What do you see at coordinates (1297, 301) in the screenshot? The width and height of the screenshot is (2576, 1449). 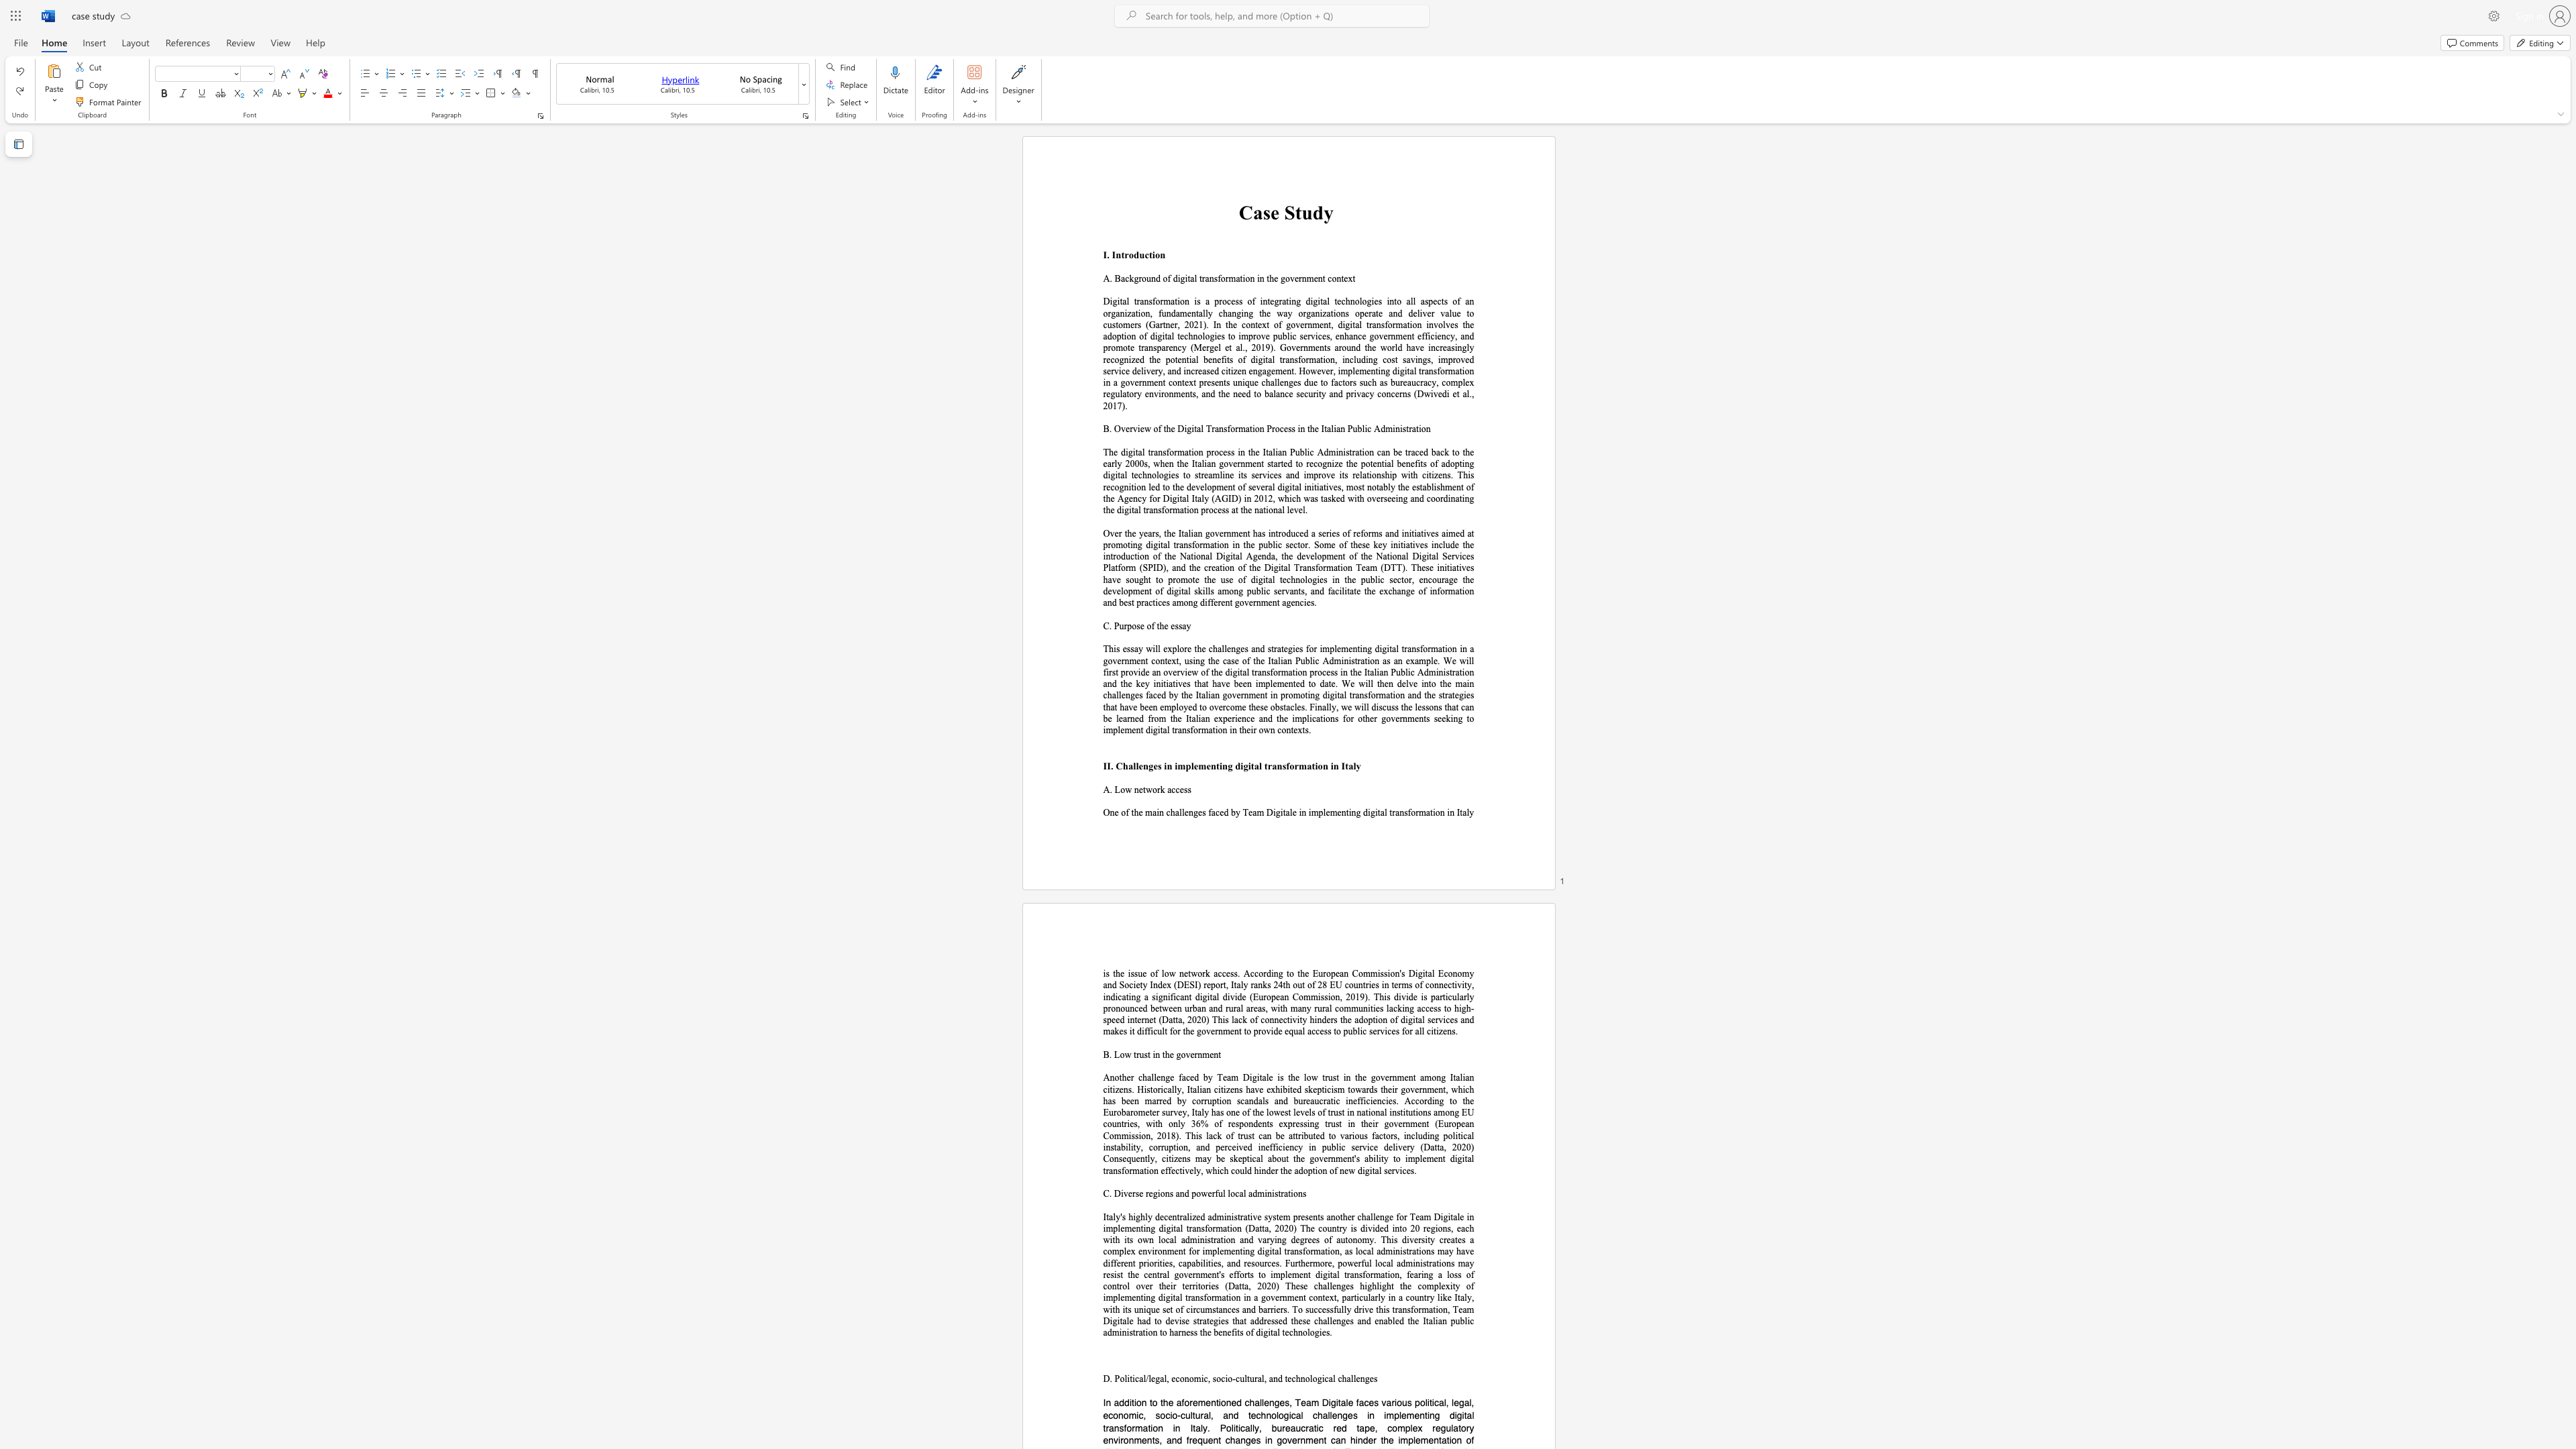 I see `the 3th character "g" in the text` at bounding box center [1297, 301].